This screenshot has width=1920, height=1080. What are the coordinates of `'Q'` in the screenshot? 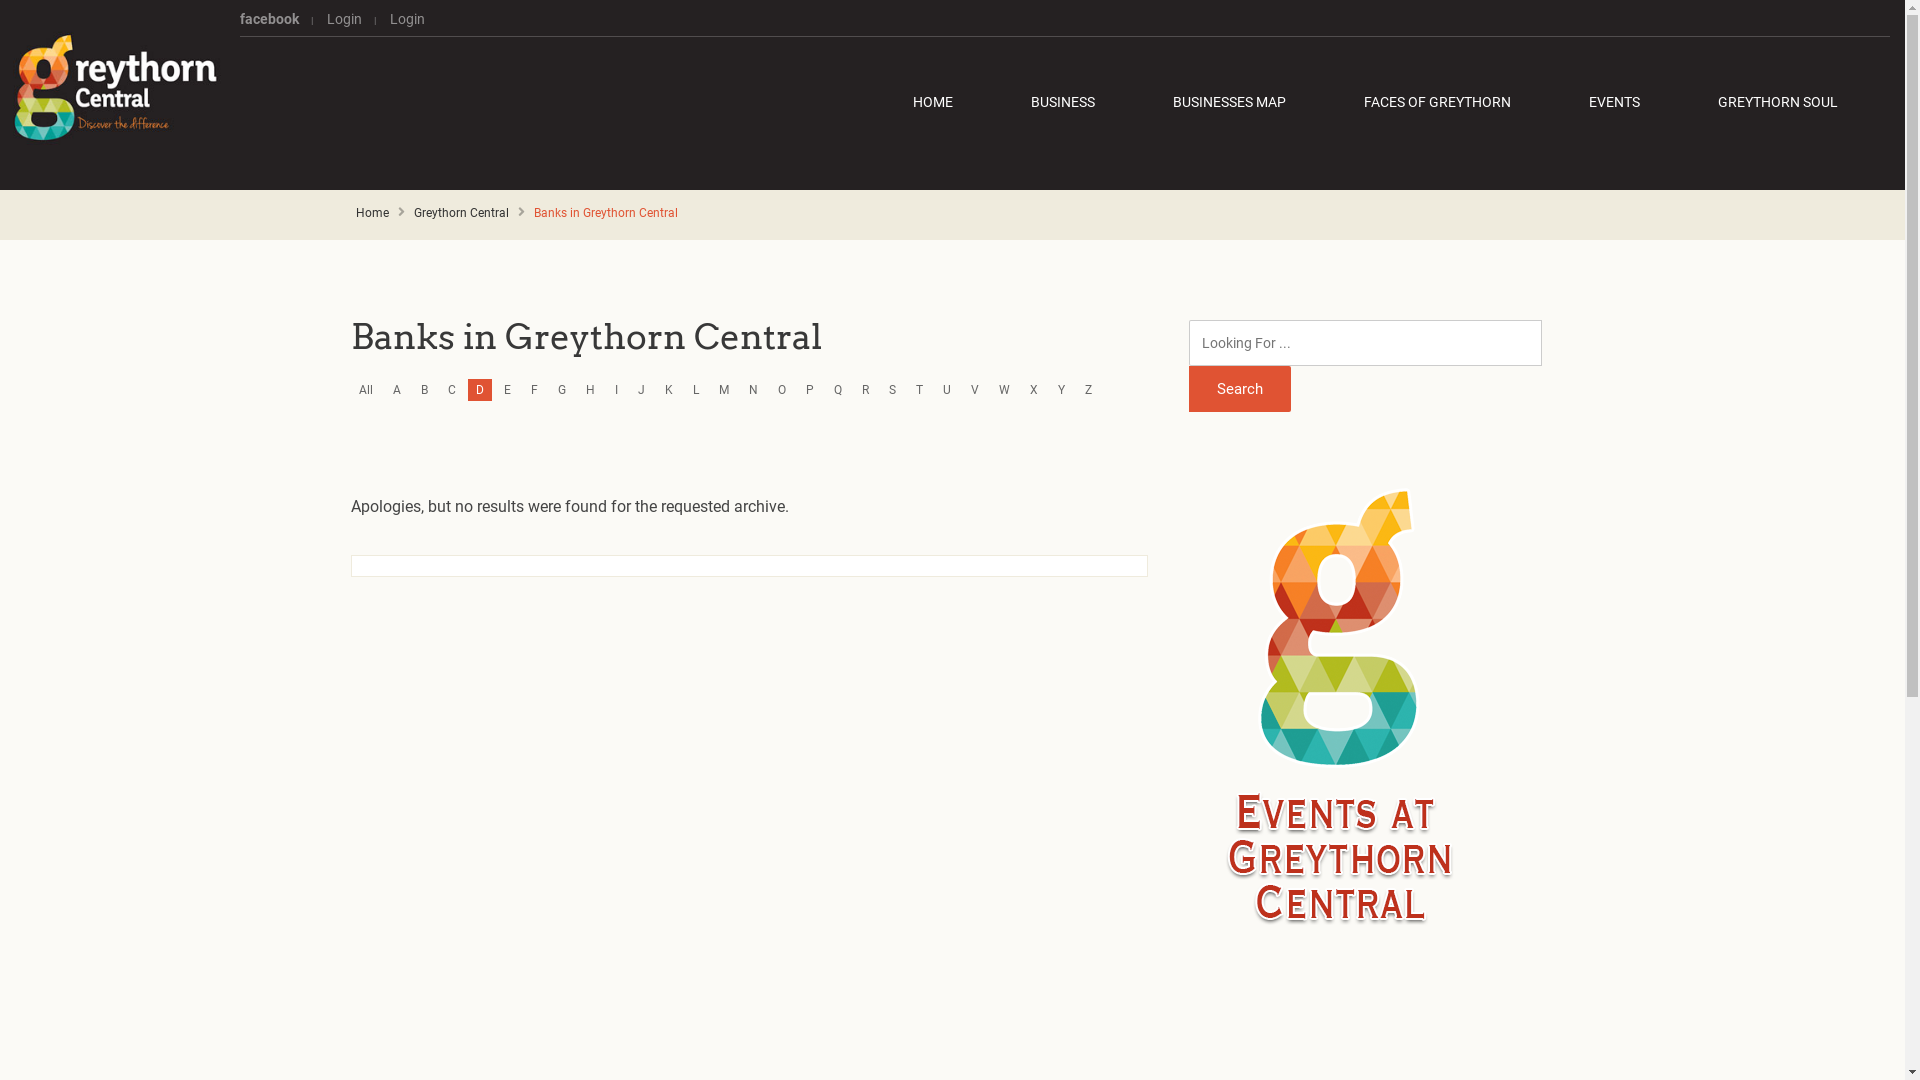 It's located at (838, 389).